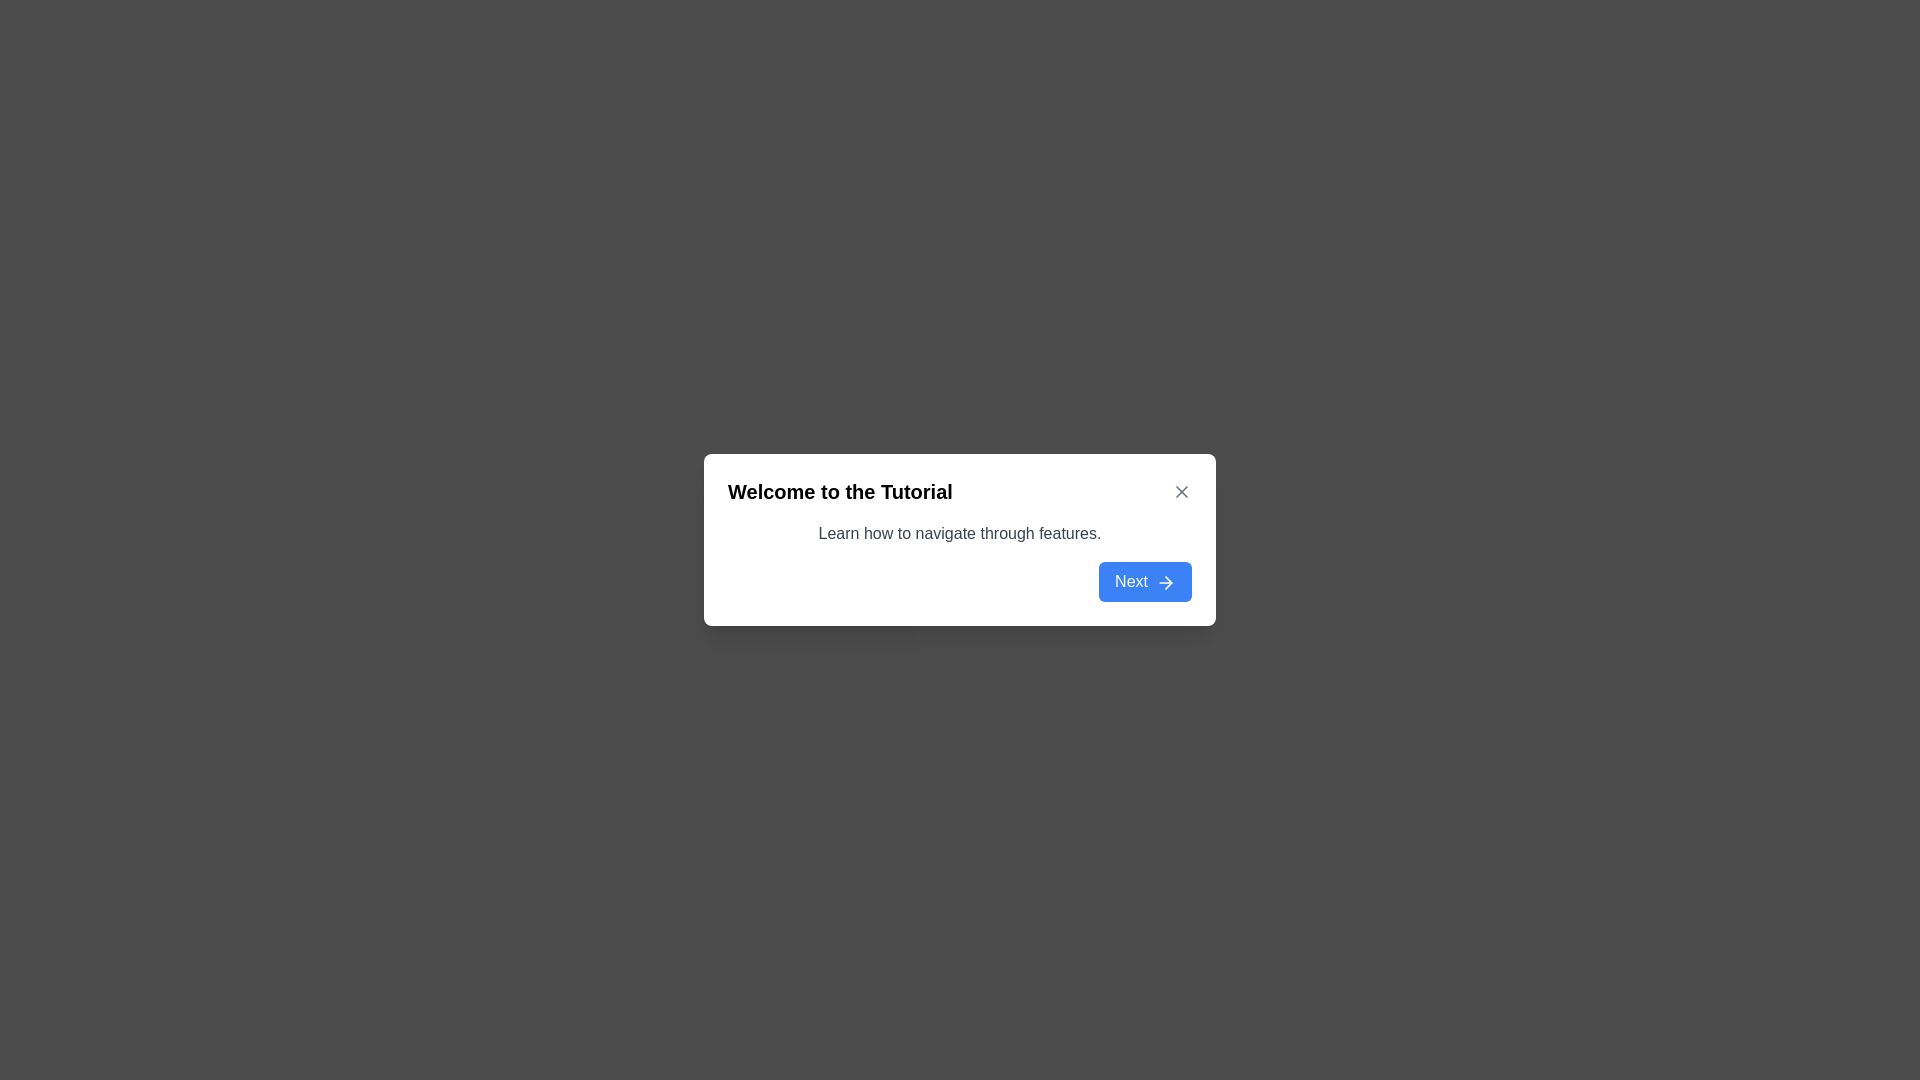 Image resolution: width=1920 pixels, height=1080 pixels. Describe the element at coordinates (1166, 582) in the screenshot. I see `the right-pointing arrow icon inside the blue 'Next' button, which indicates a forward action` at that location.